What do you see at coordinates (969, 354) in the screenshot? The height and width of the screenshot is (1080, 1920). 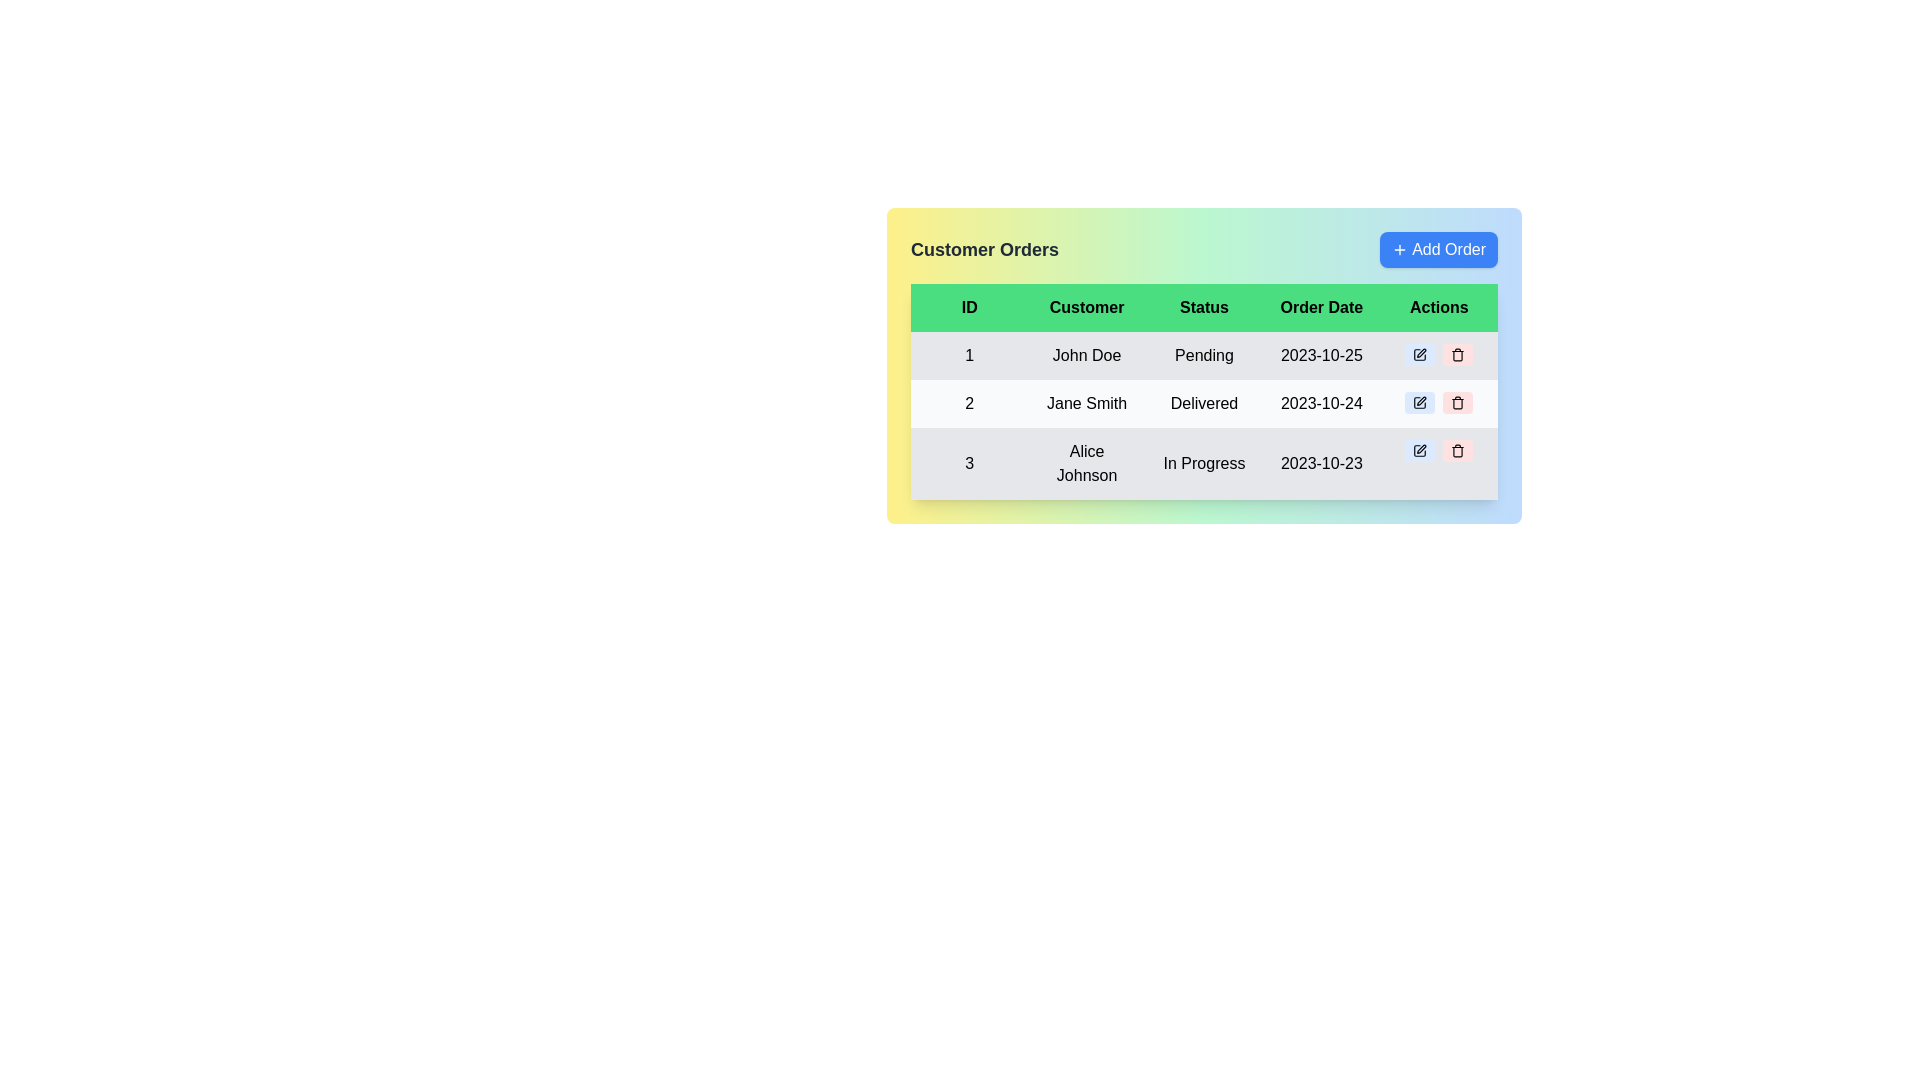 I see `the text element that identifies the first row in the table under the 'ID' column header` at bounding box center [969, 354].